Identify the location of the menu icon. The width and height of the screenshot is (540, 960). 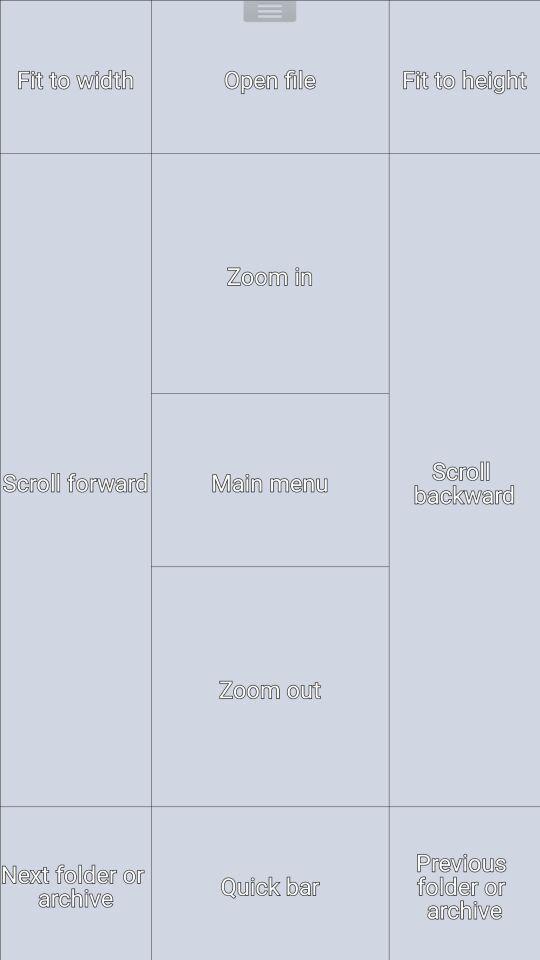
(269, 13).